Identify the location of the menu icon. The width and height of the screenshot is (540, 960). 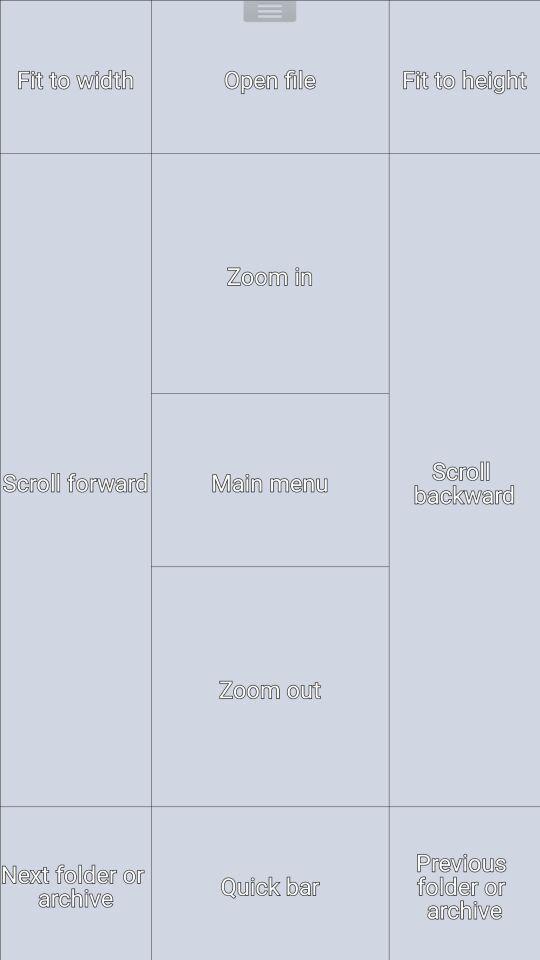
(269, 13).